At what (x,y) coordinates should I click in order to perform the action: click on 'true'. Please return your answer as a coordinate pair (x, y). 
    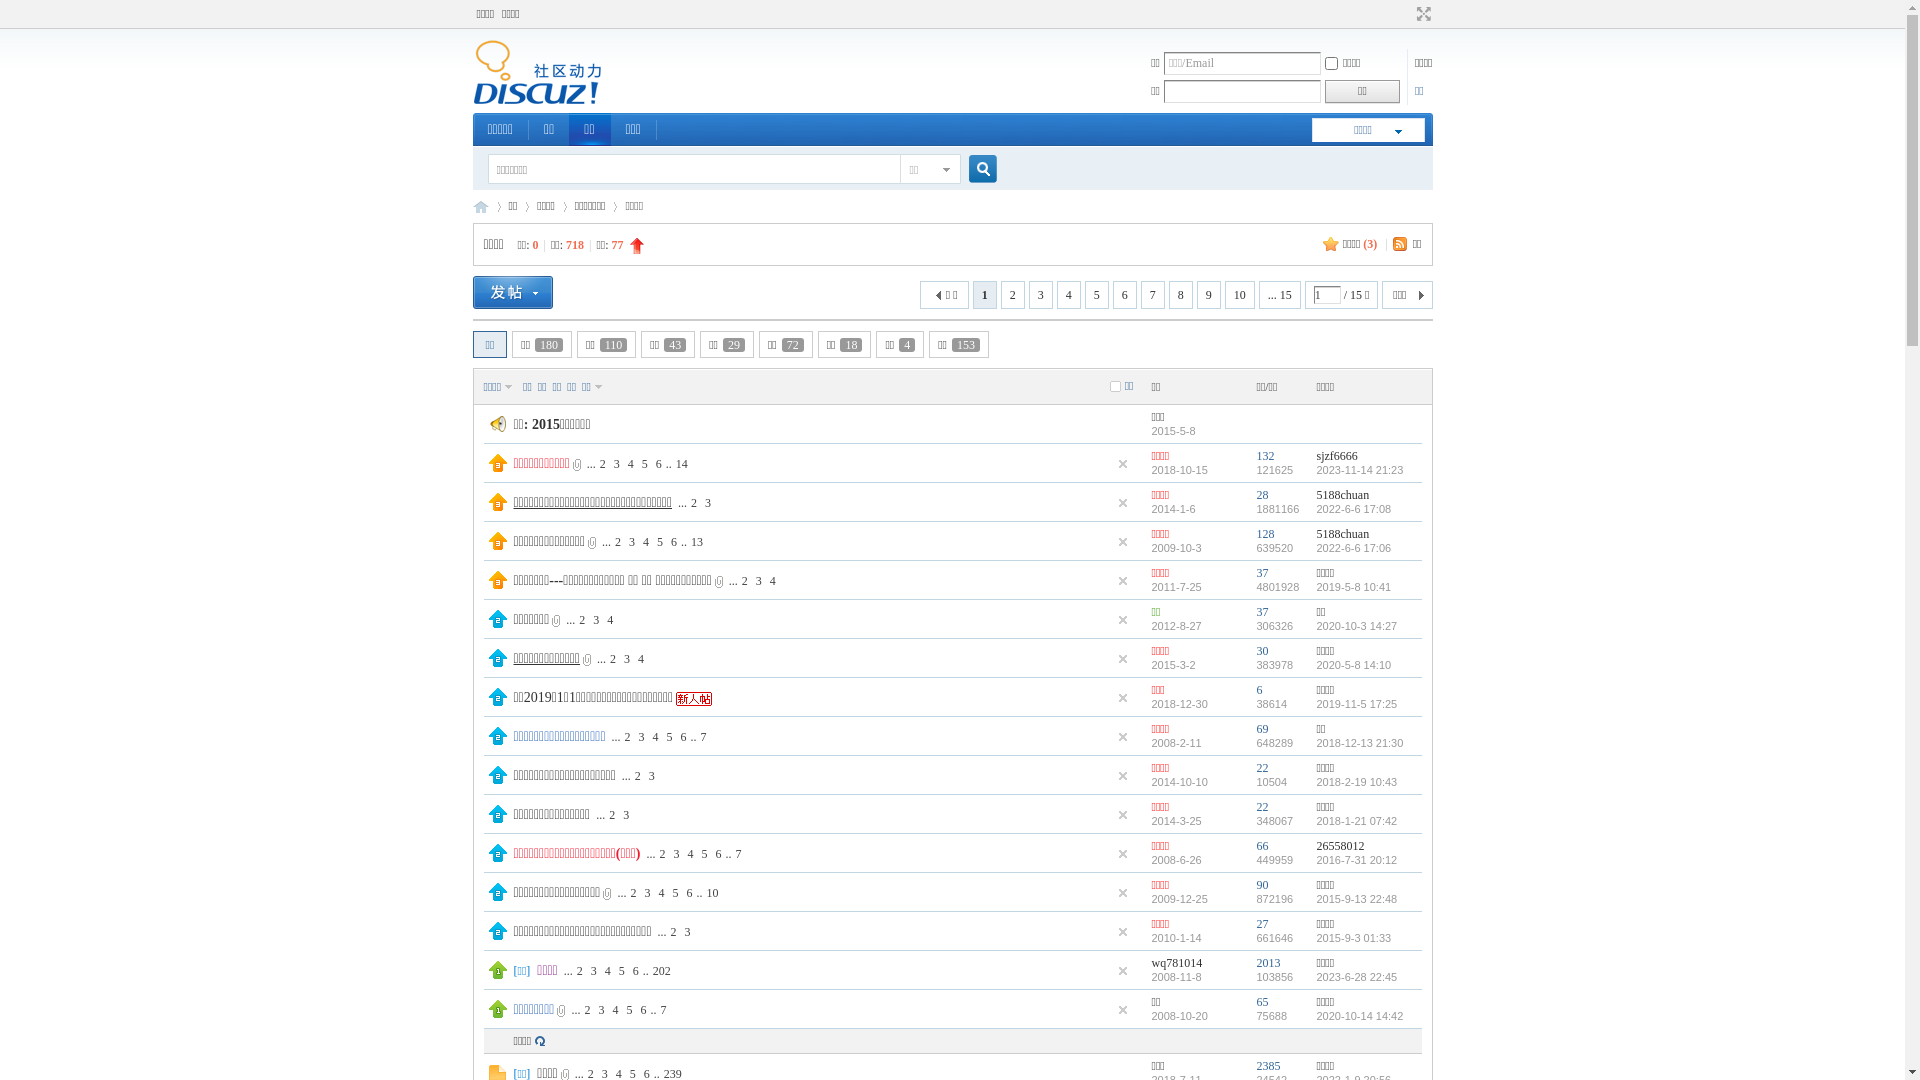
    Looking at the image, I should click on (974, 168).